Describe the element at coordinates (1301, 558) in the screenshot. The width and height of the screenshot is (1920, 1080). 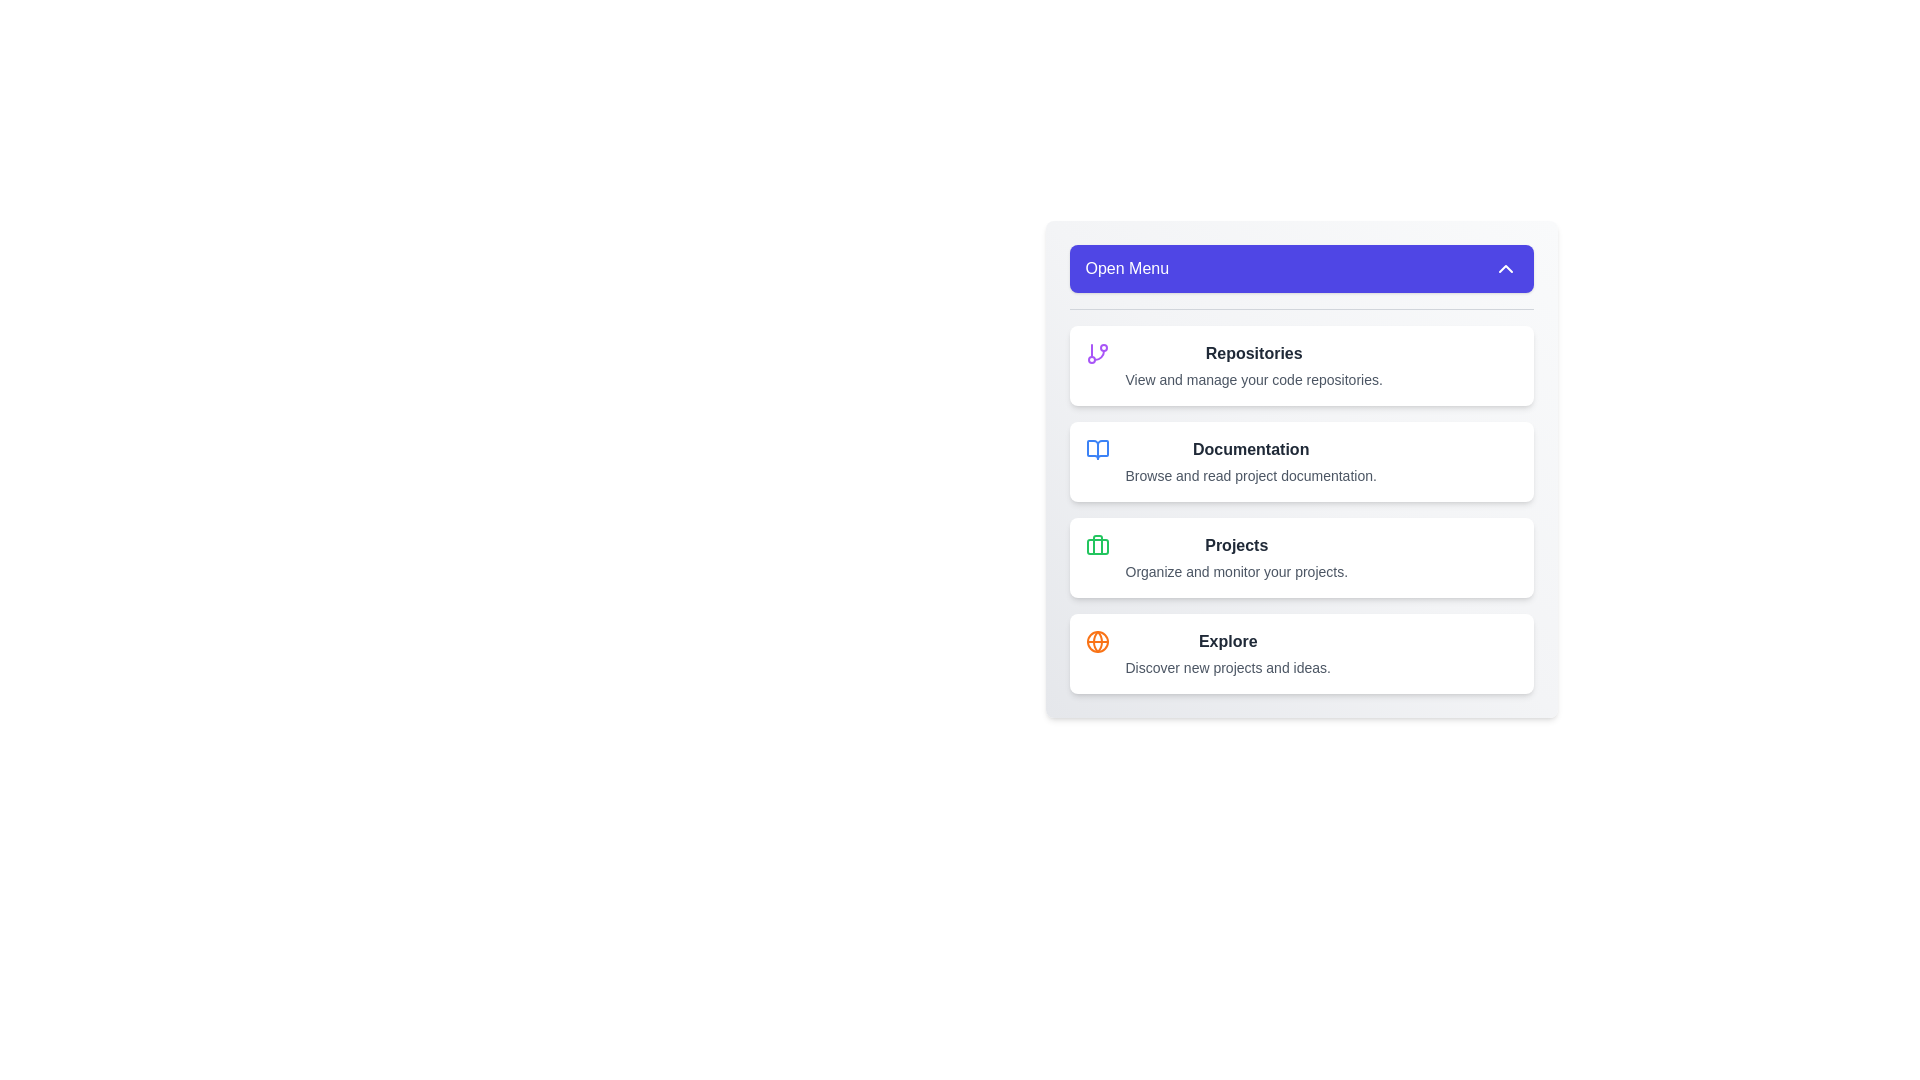
I see `the third navigational card in the 'Open Menu' section` at that location.